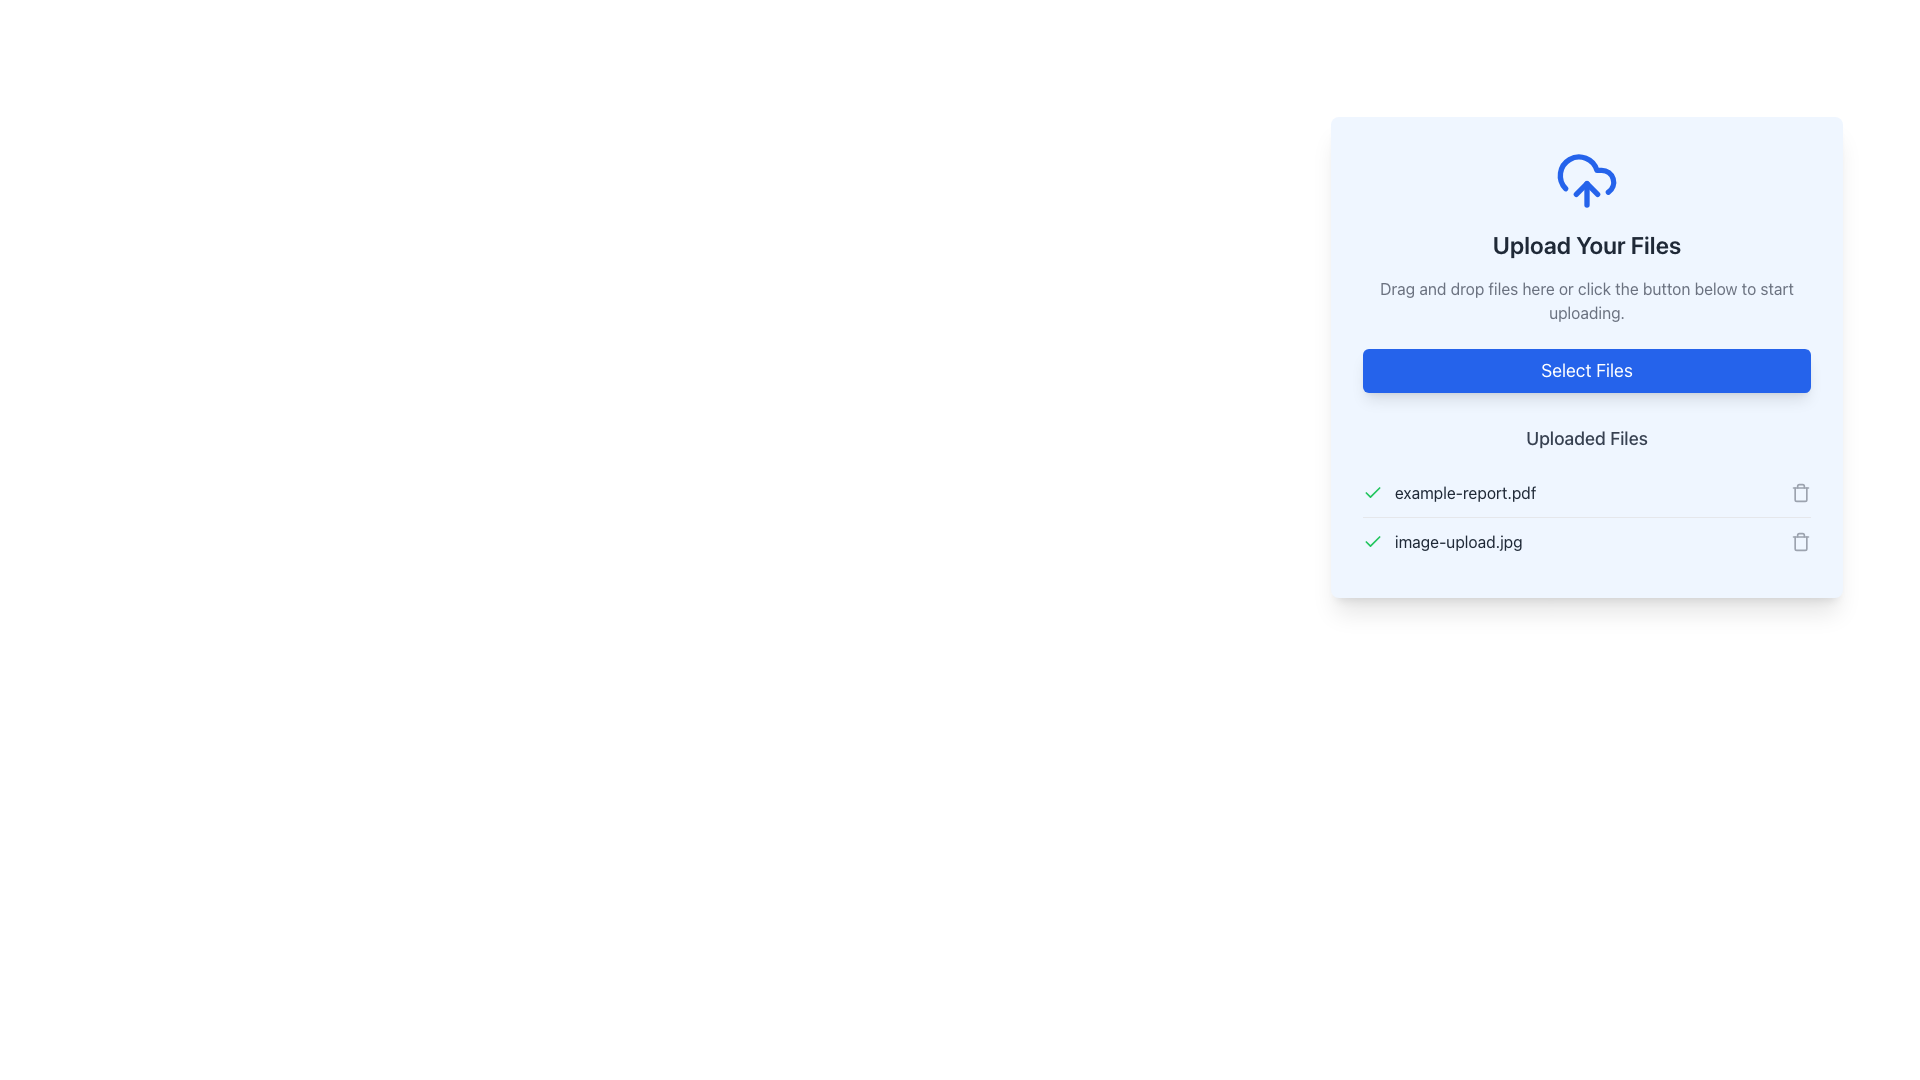 The width and height of the screenshot is (1920, 1080). What do you see at coordinates (1586, 189) in the screenshot?
I see `the graphical upload icon located within the cloud icon at the top center of the interface, positioned above the text 'Upload Your Files.'` at bounding box center [1586, 189].